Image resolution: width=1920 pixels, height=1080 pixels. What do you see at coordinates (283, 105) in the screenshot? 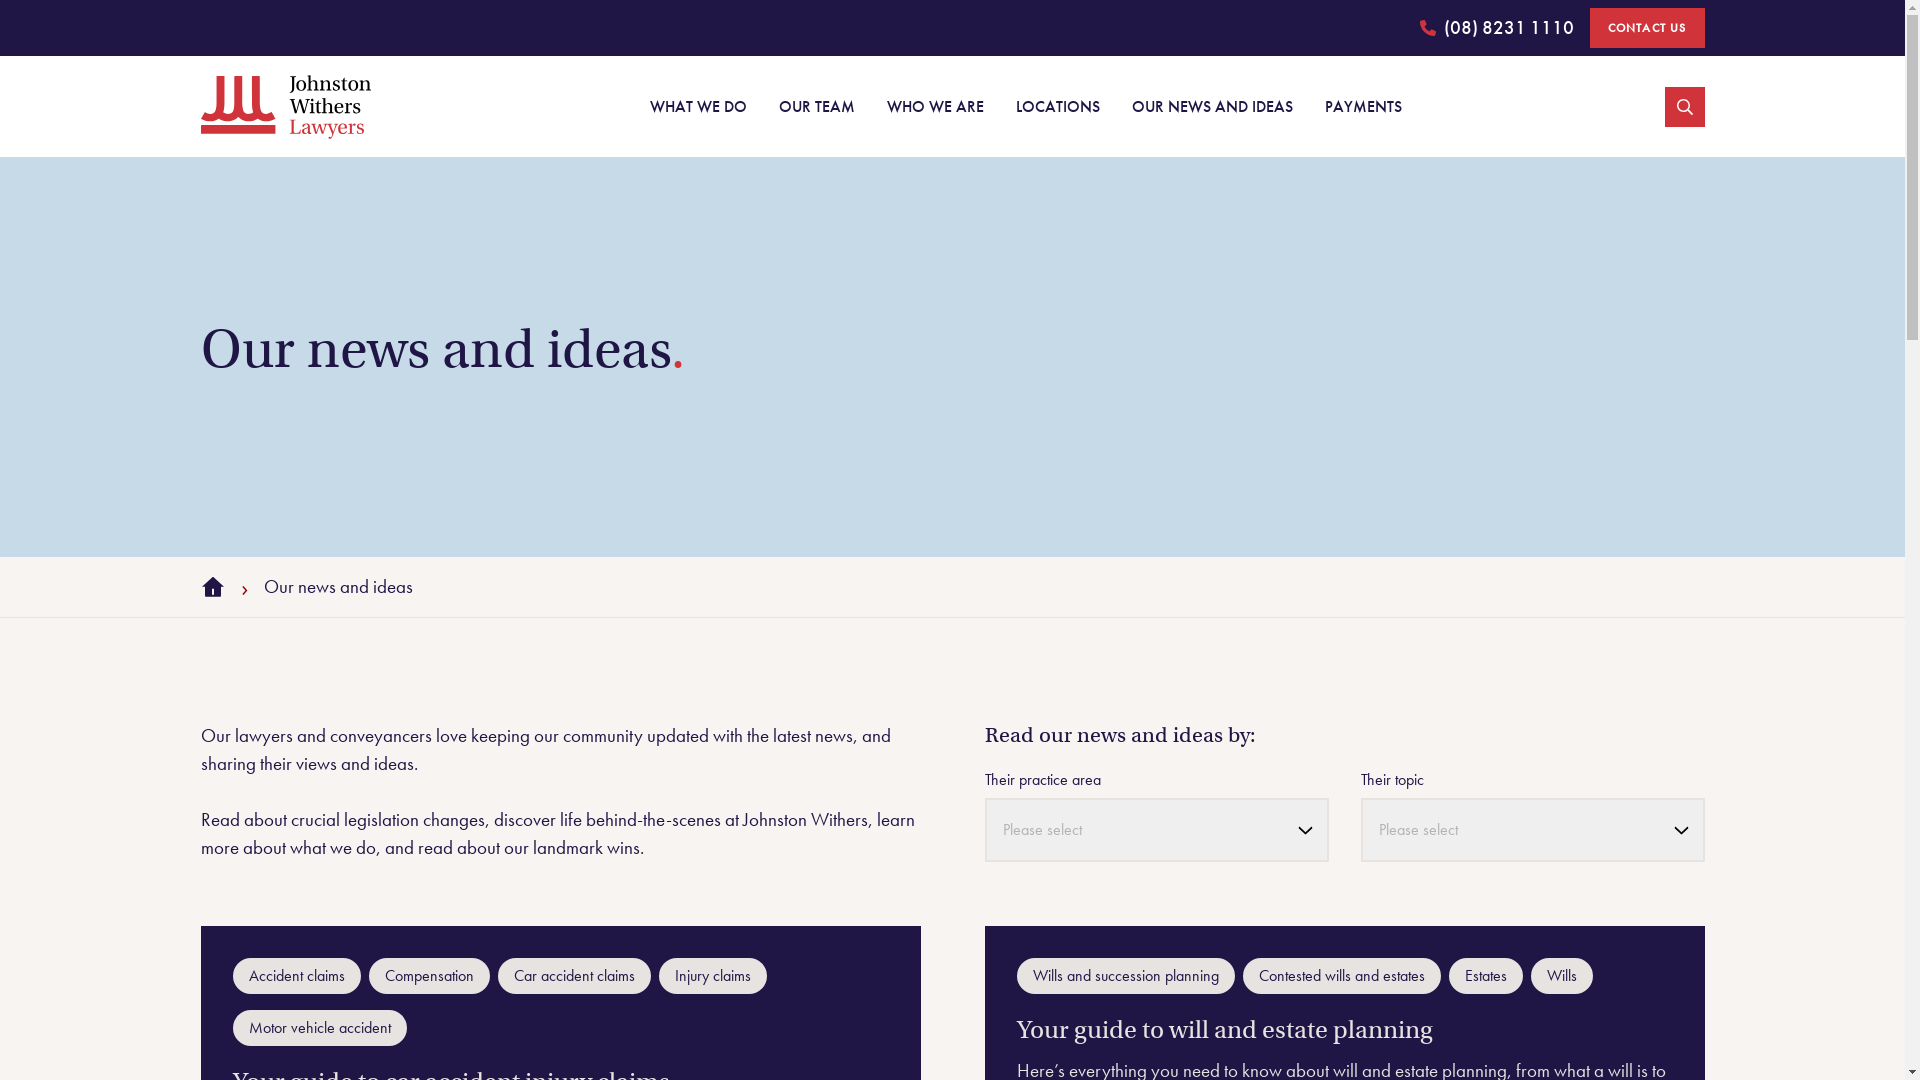
I see `'Johnston Withers'` at bounding box center [283, 105].